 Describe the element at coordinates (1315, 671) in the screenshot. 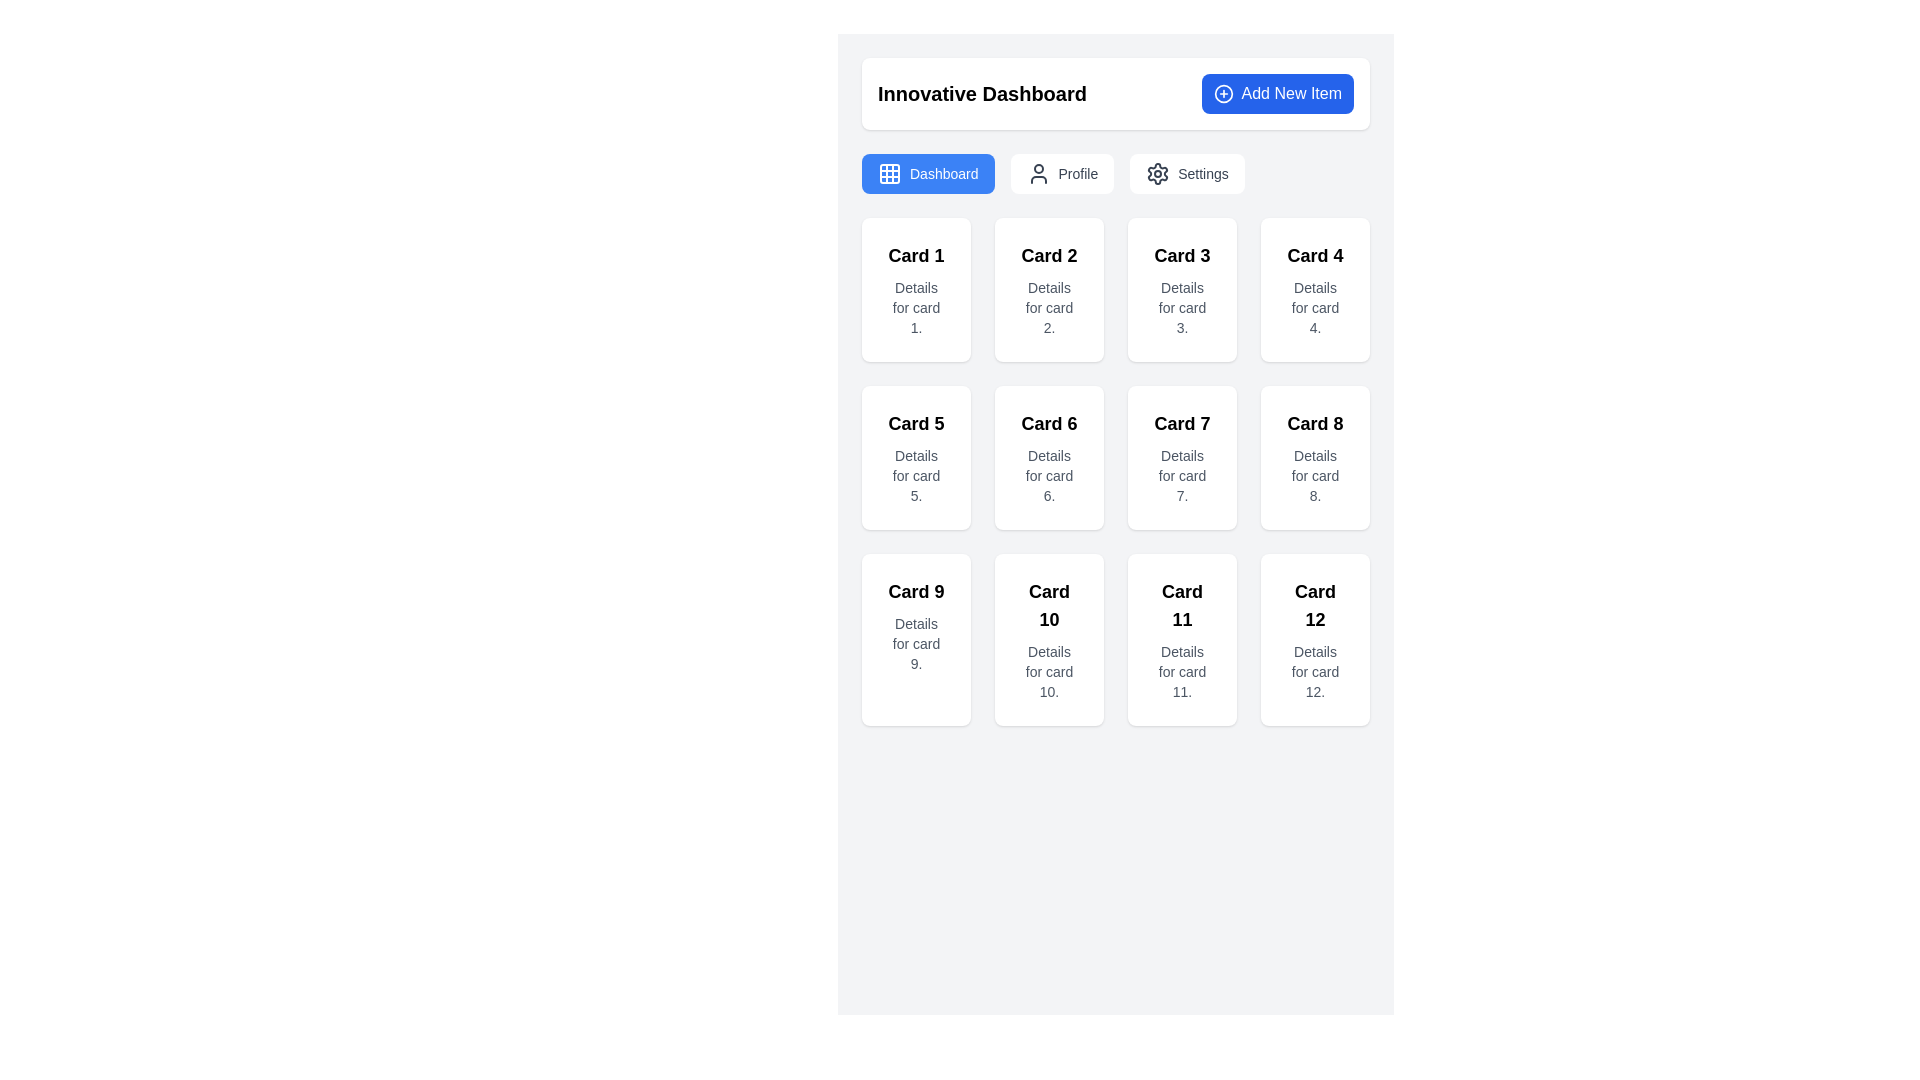

I see `the descriptive text label located within the 'Card 12' card, positioned at the lower portion of the card, providing additional context for the title` at that location.